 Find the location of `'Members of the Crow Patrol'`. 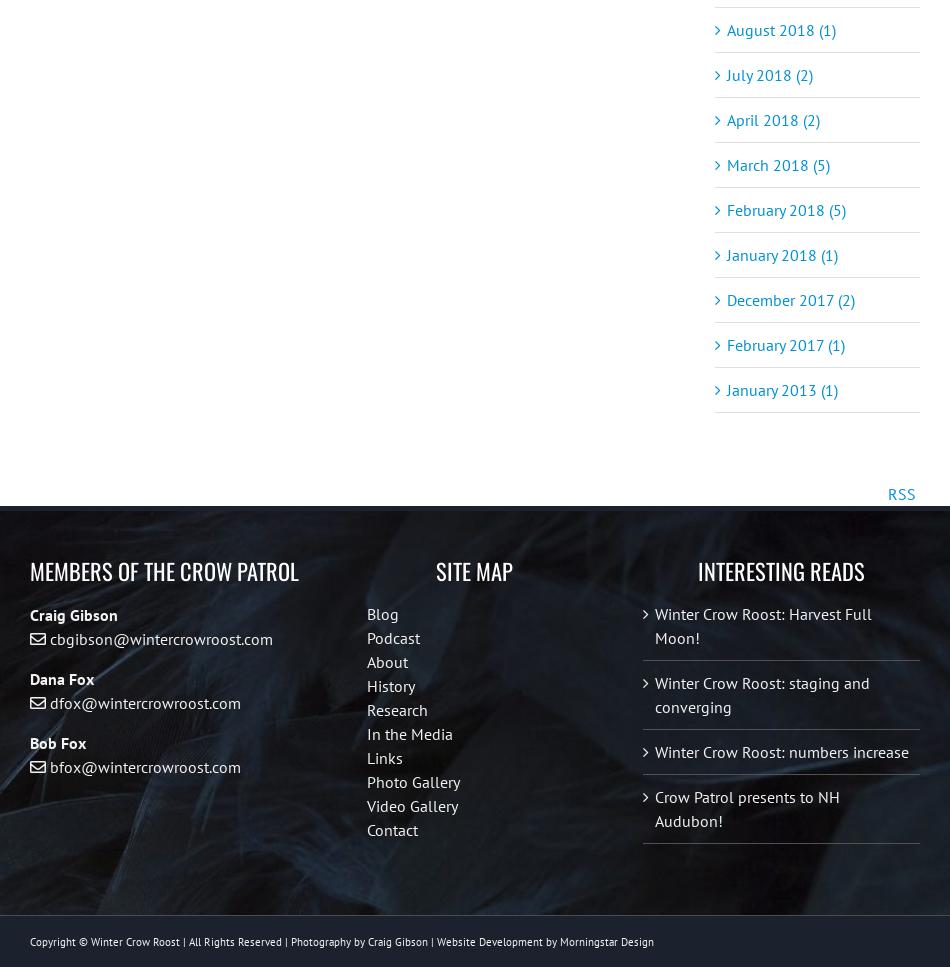

'Members of the Crow Patrol' is located at coordinates (164, 579).